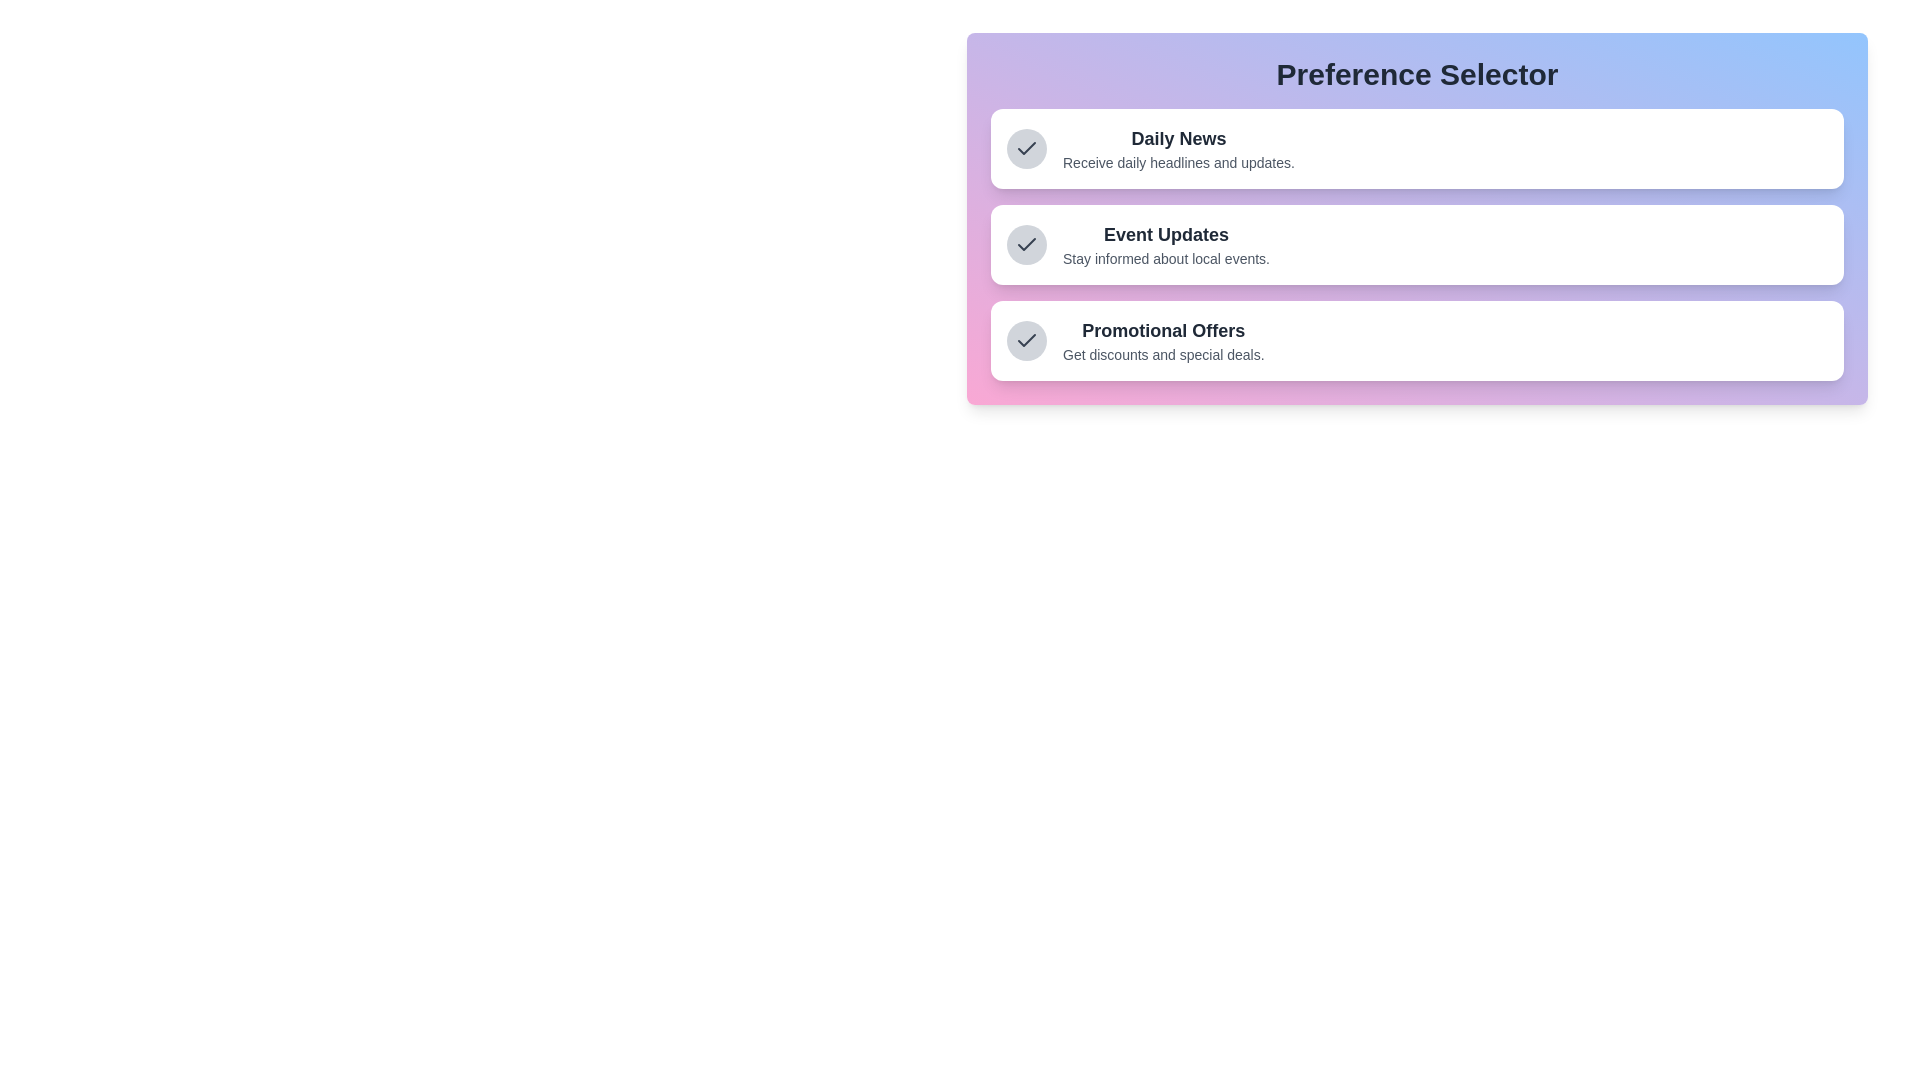  Describe the element at coordinates (1027, 148) in the screenshot. I see `the preference labeled 'Daily News' by clicking its check button` at that location.